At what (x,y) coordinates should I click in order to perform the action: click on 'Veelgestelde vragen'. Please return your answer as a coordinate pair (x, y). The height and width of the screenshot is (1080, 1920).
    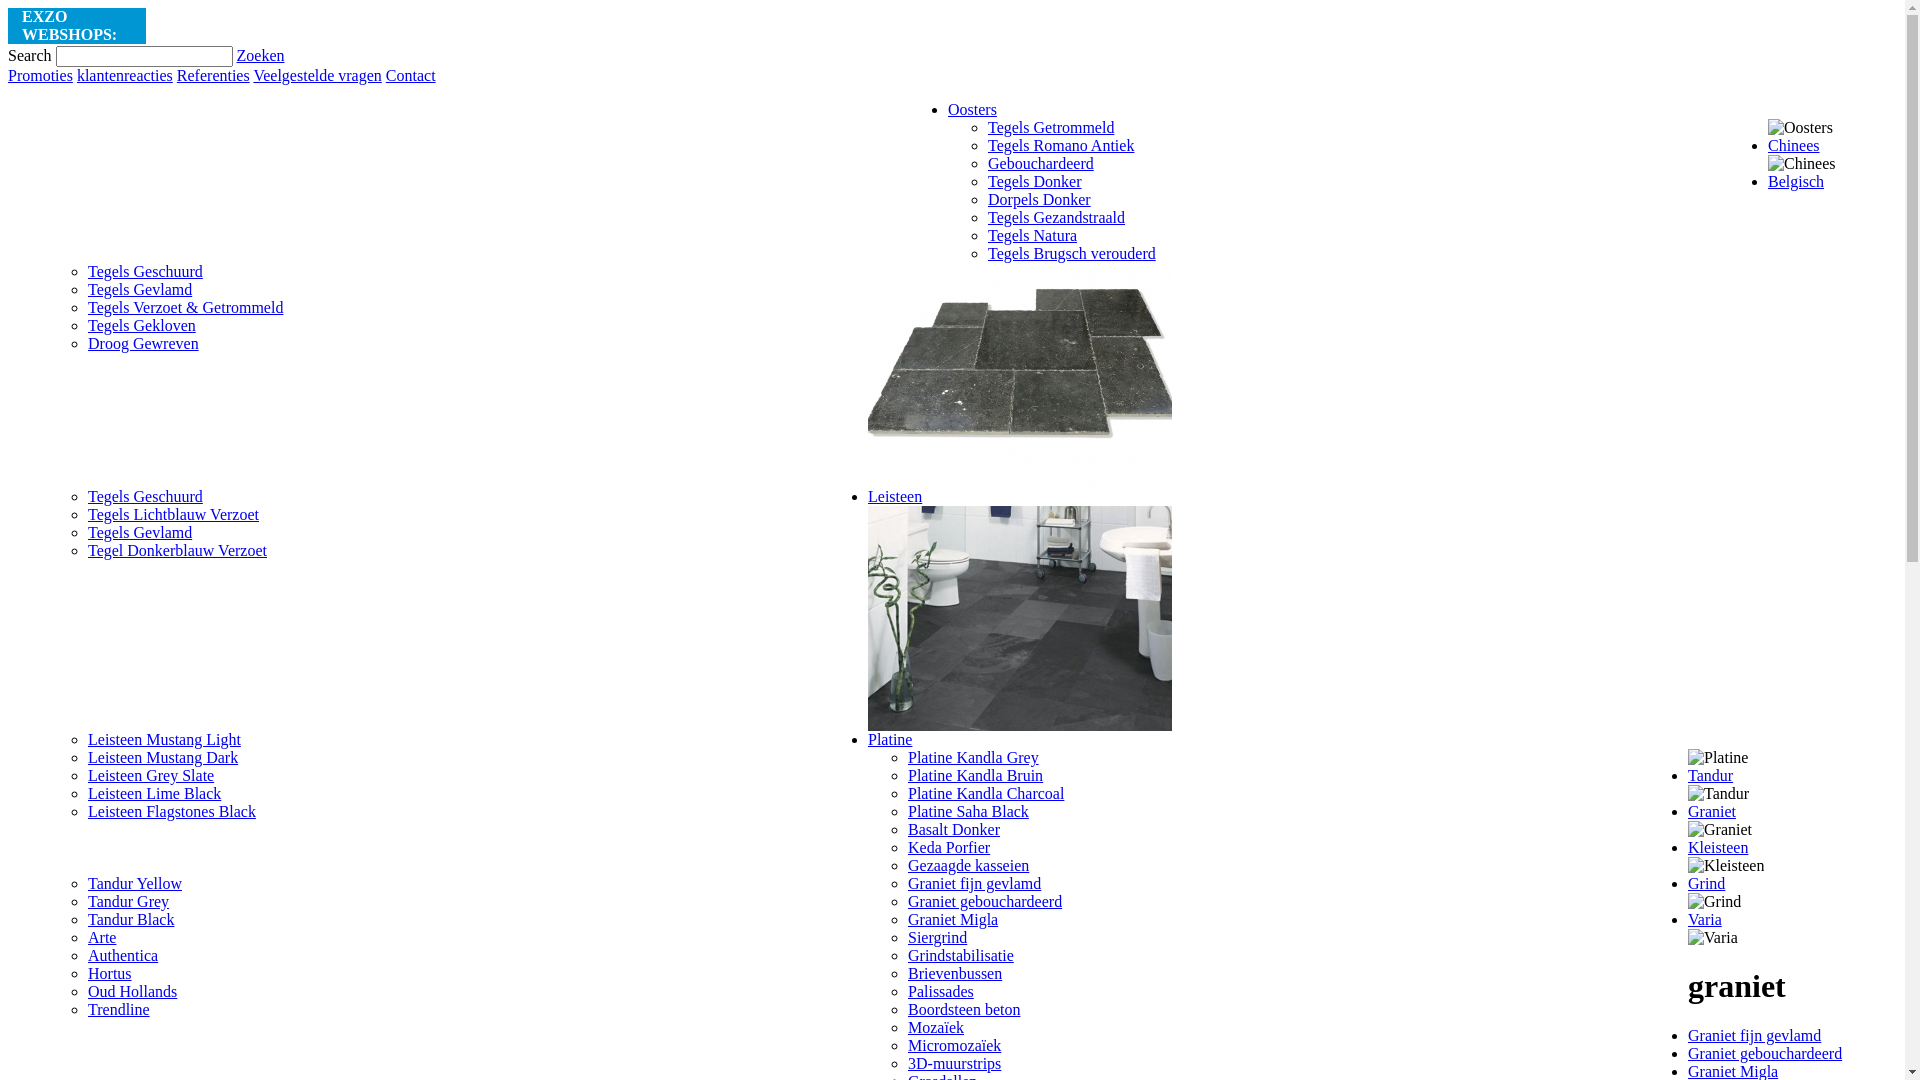
    Looking at the image, I should click on (252, 74).